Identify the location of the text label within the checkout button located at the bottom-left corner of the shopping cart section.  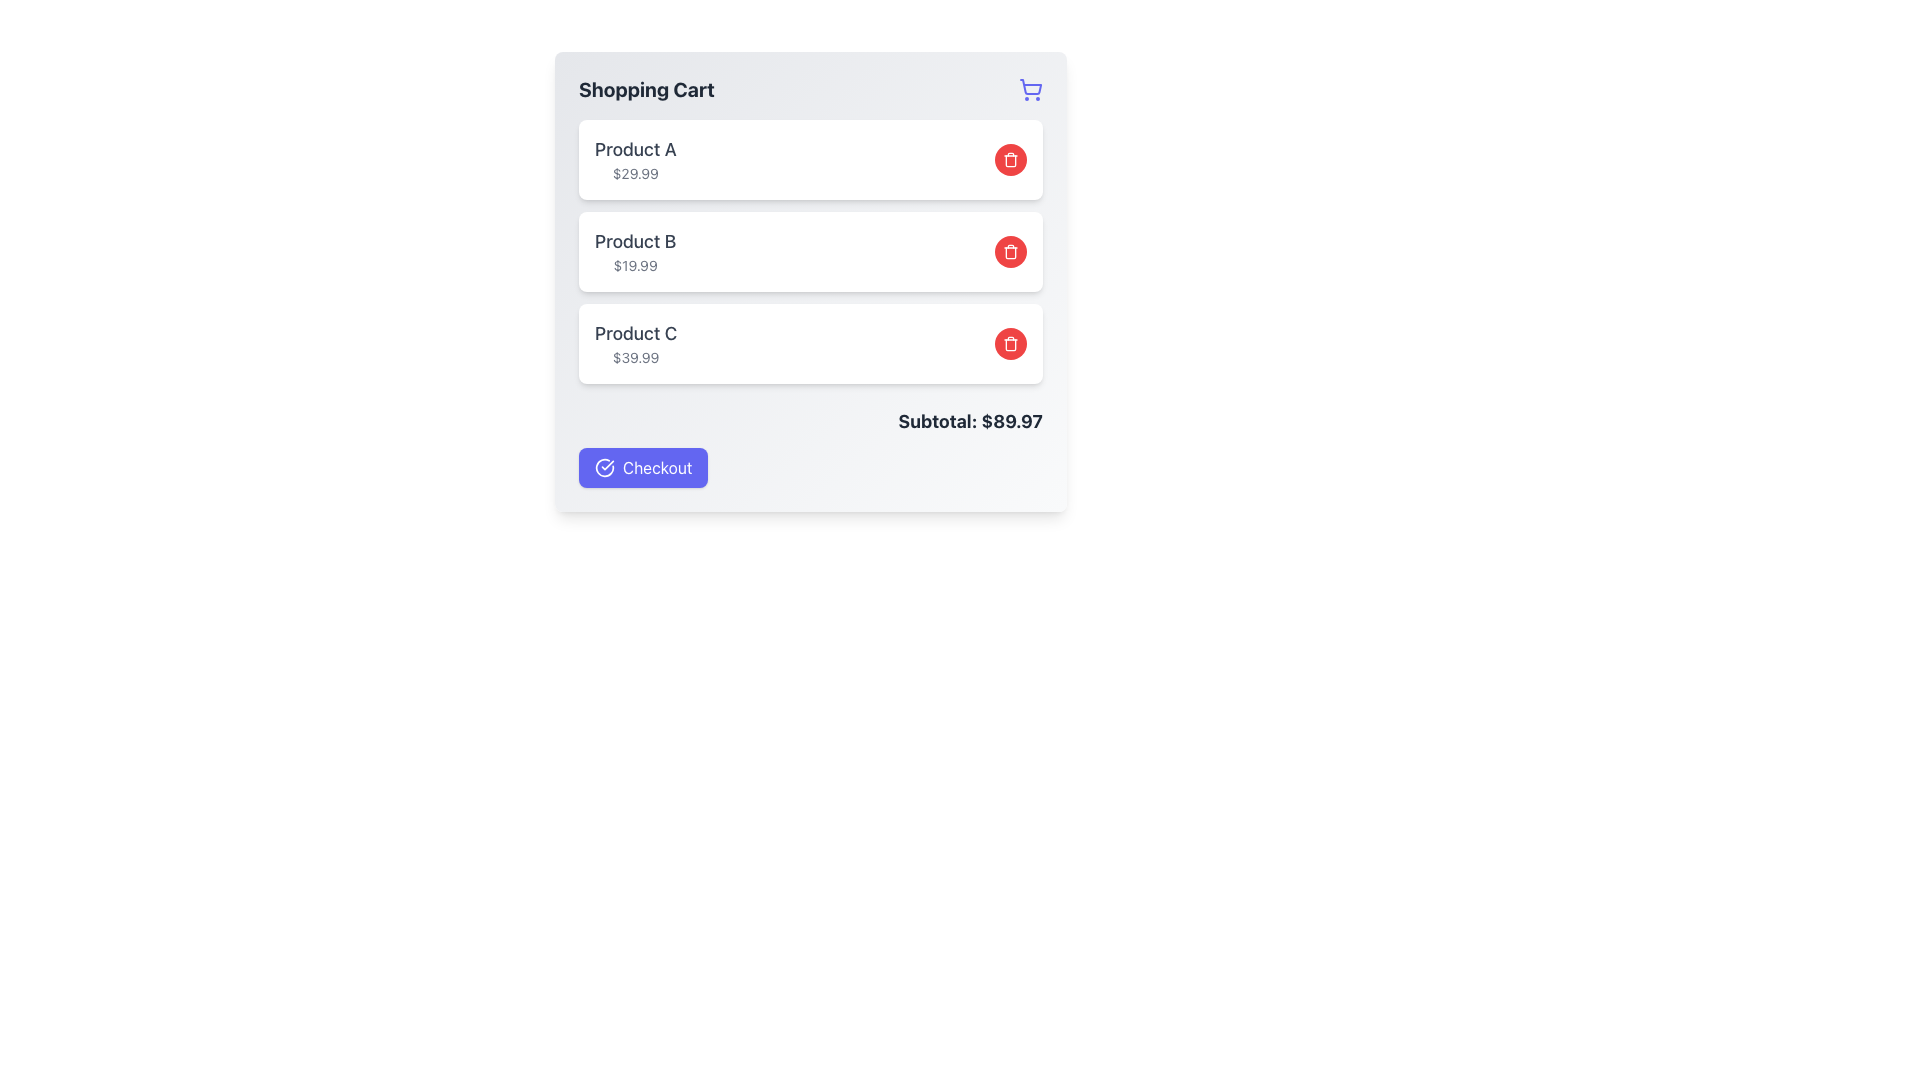
(657, 467).